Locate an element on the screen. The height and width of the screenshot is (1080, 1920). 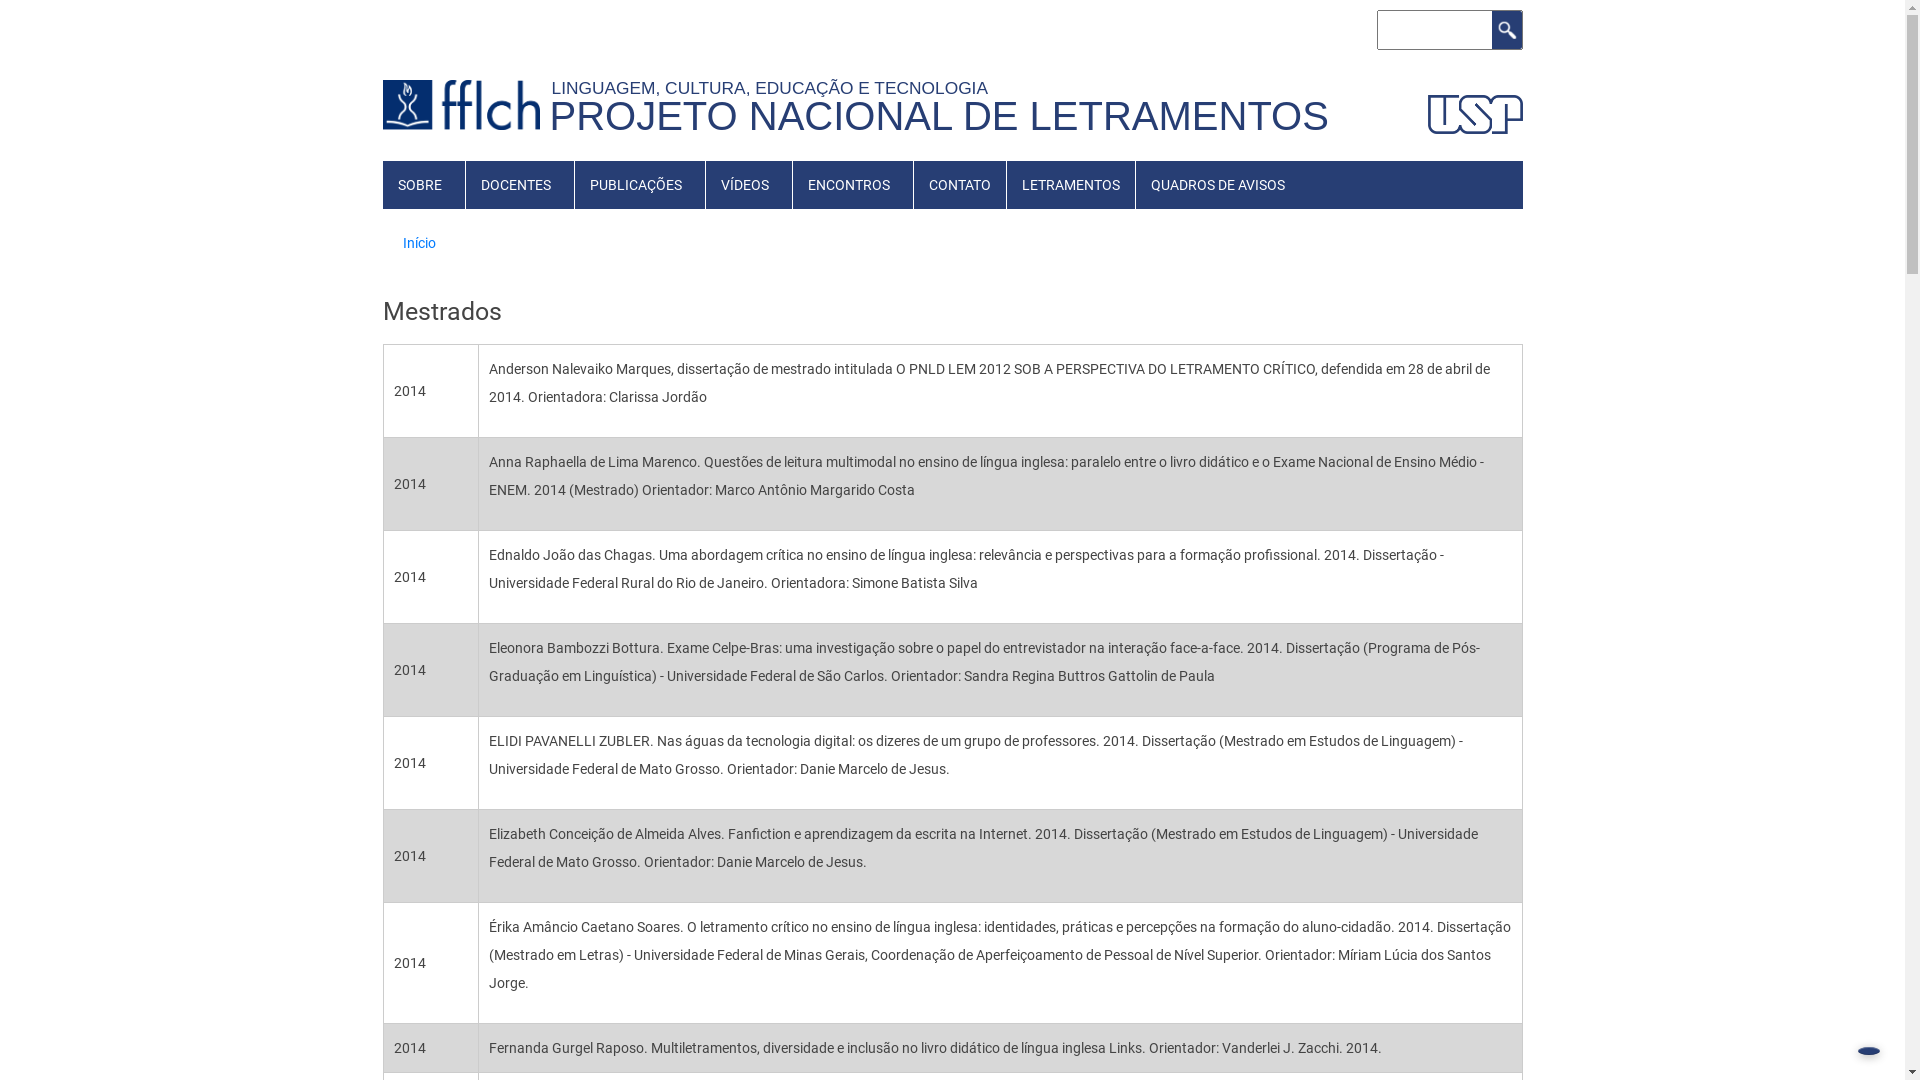
'Back to Top' is located at coordinates (1867, 1049).